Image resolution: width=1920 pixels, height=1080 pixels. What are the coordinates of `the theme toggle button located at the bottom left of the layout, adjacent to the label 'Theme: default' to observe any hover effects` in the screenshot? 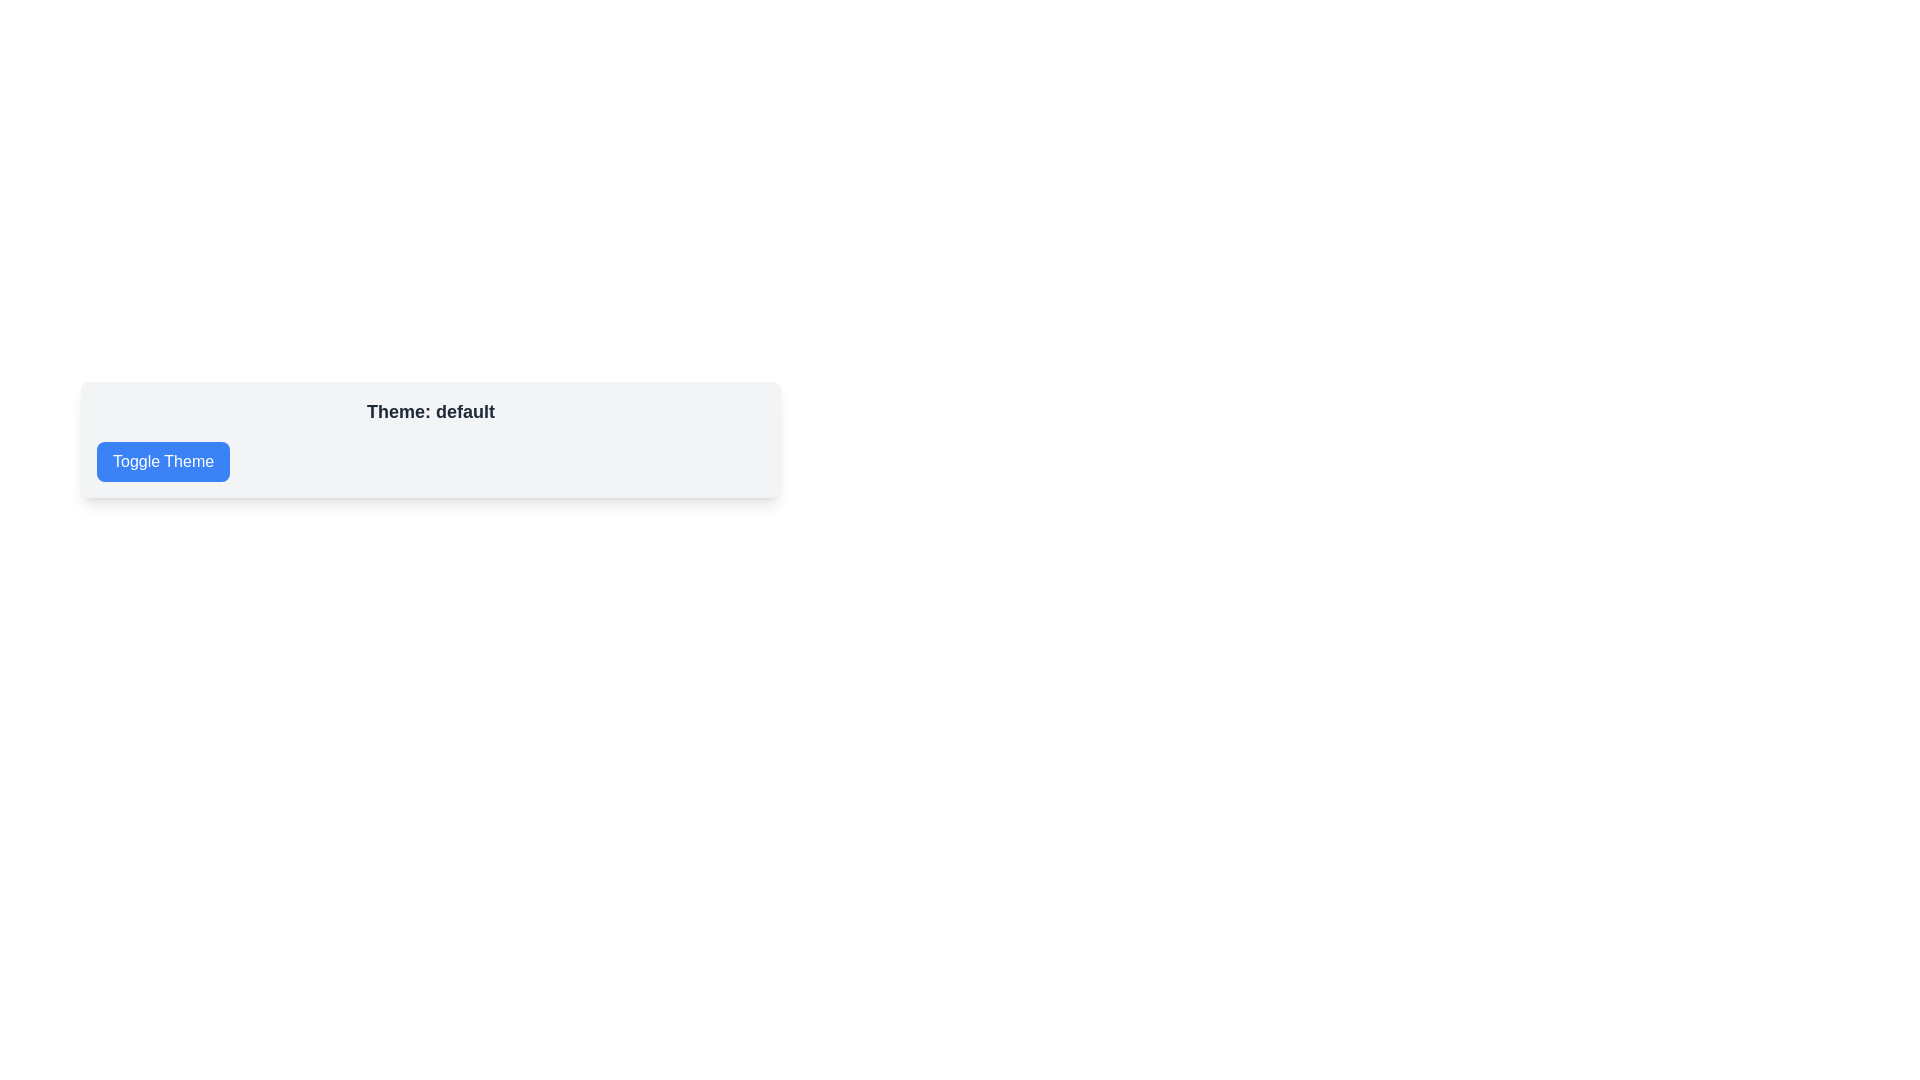 It's located at (163, 462).